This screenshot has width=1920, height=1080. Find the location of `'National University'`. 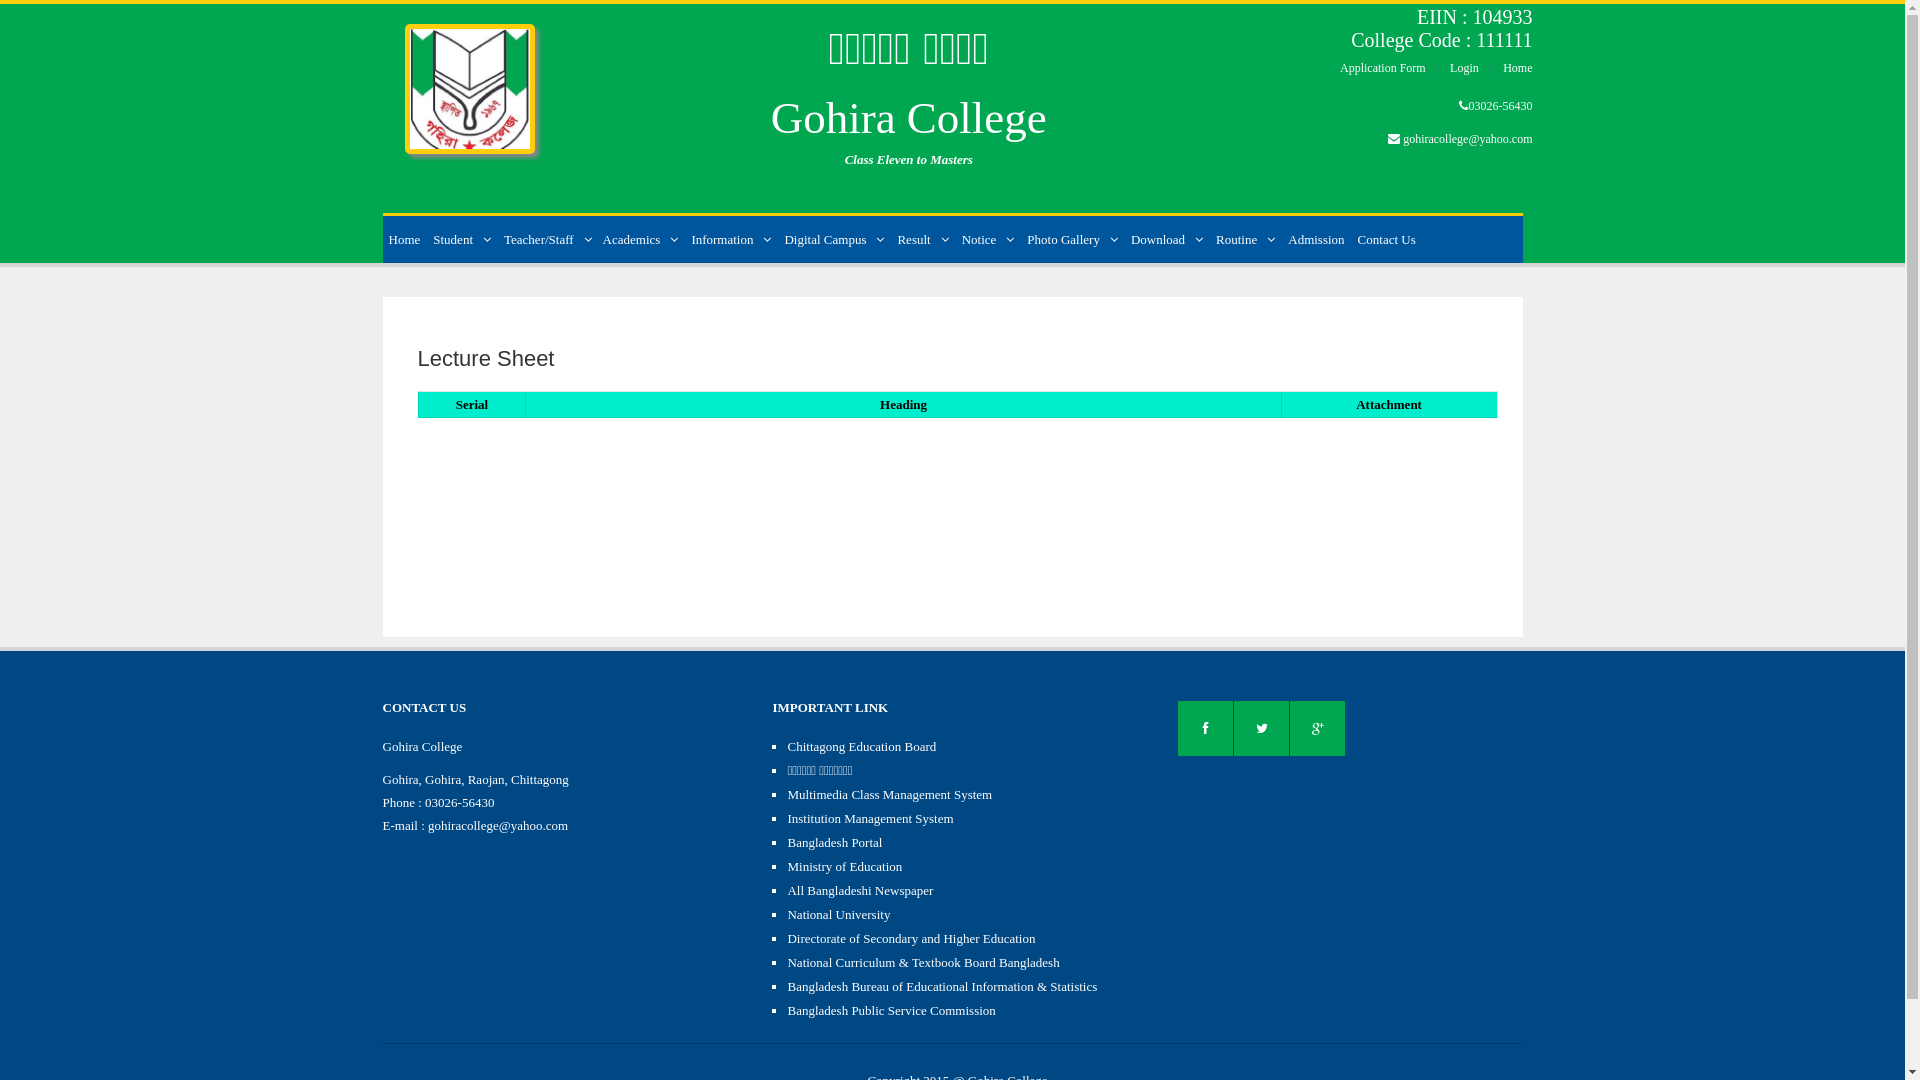

'National University' is located at coordinates (838, 914).